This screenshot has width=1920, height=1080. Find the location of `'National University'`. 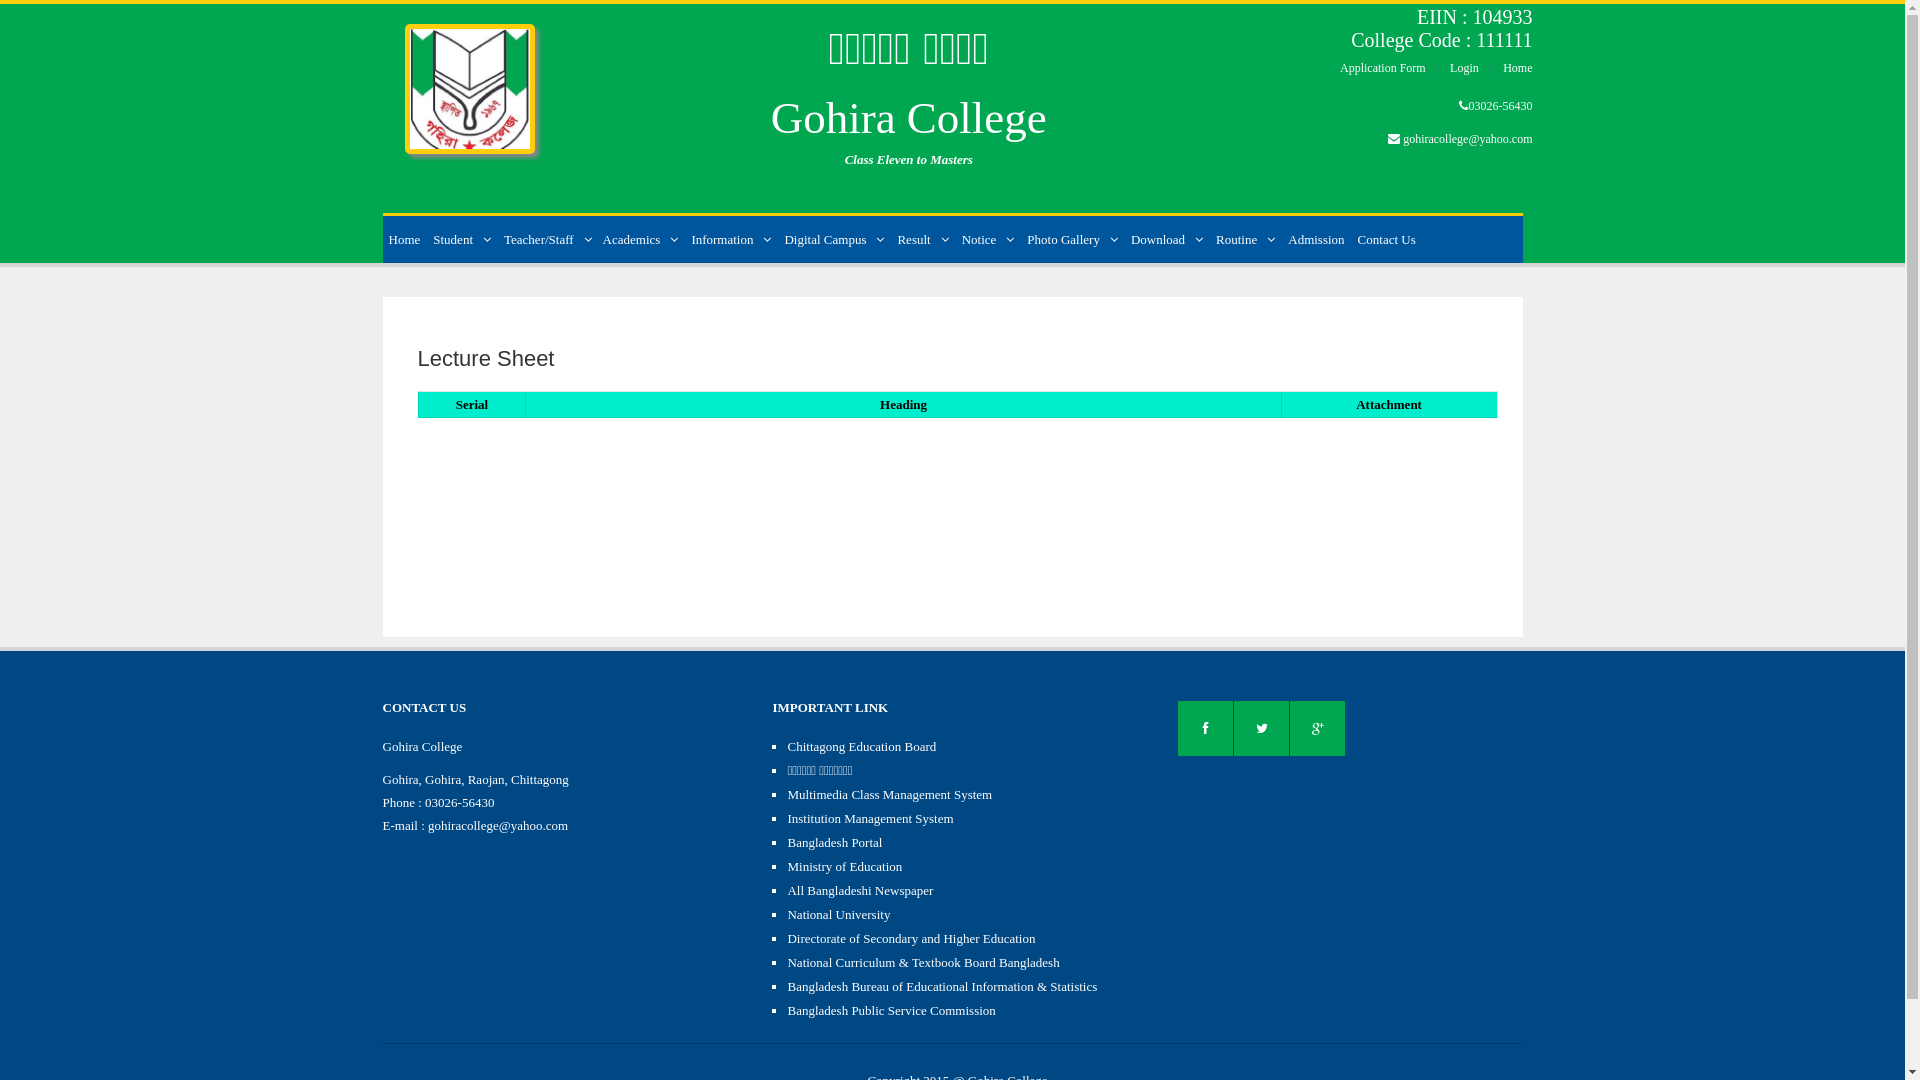

'National University' is located at coordinates (838, 914).